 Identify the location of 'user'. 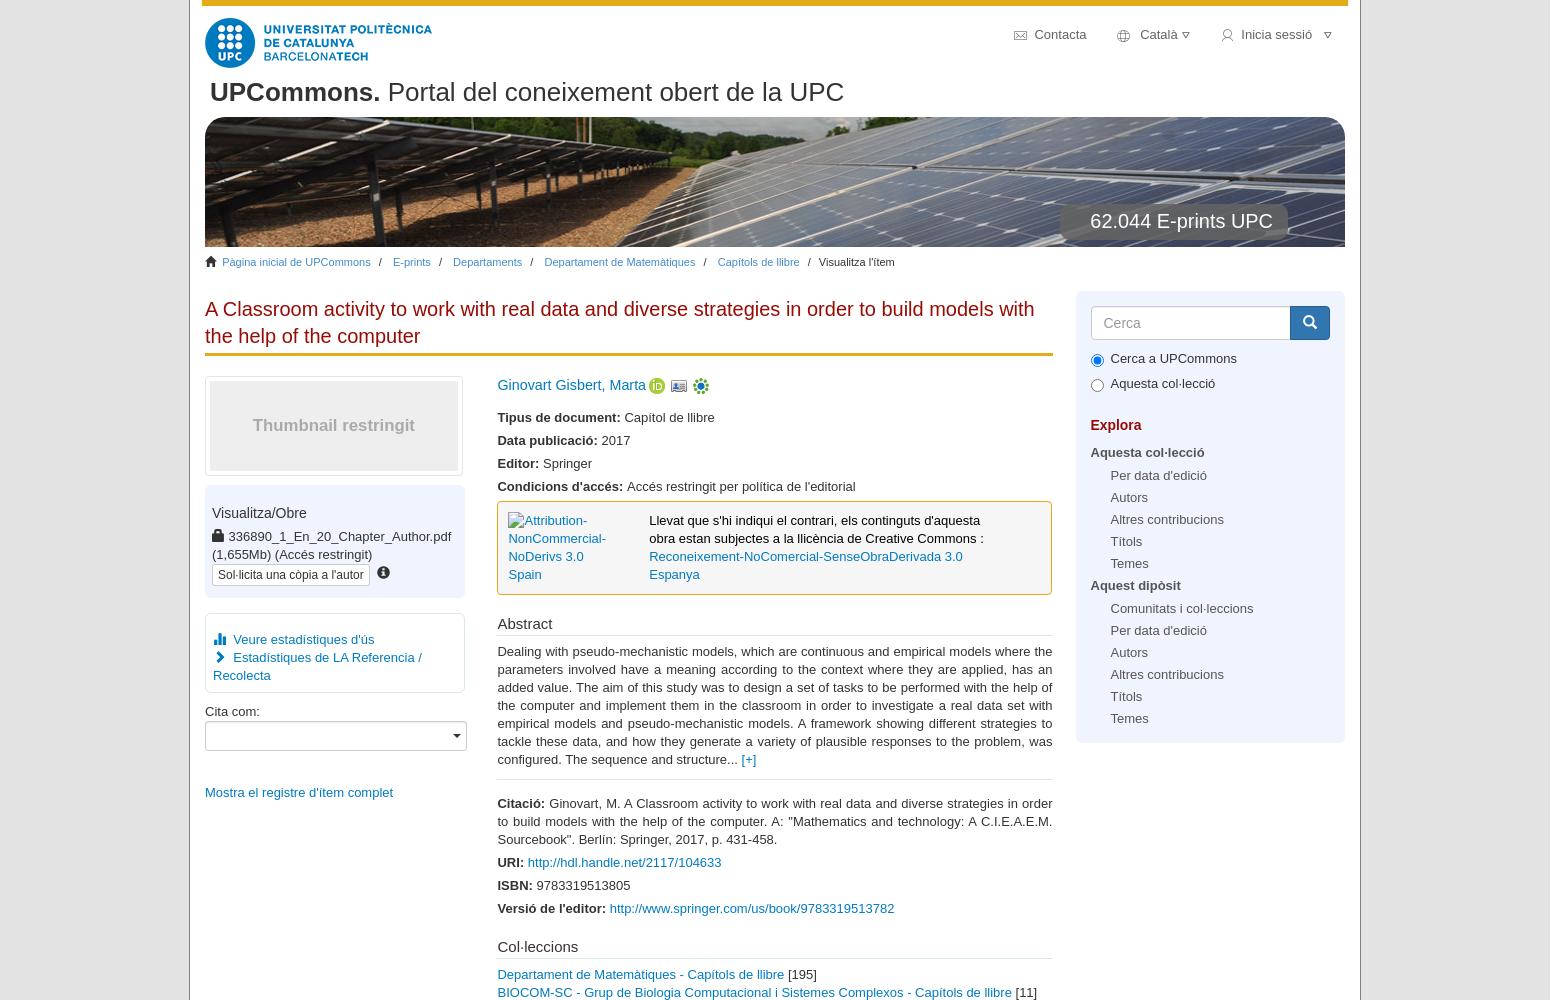
(1227, 35).